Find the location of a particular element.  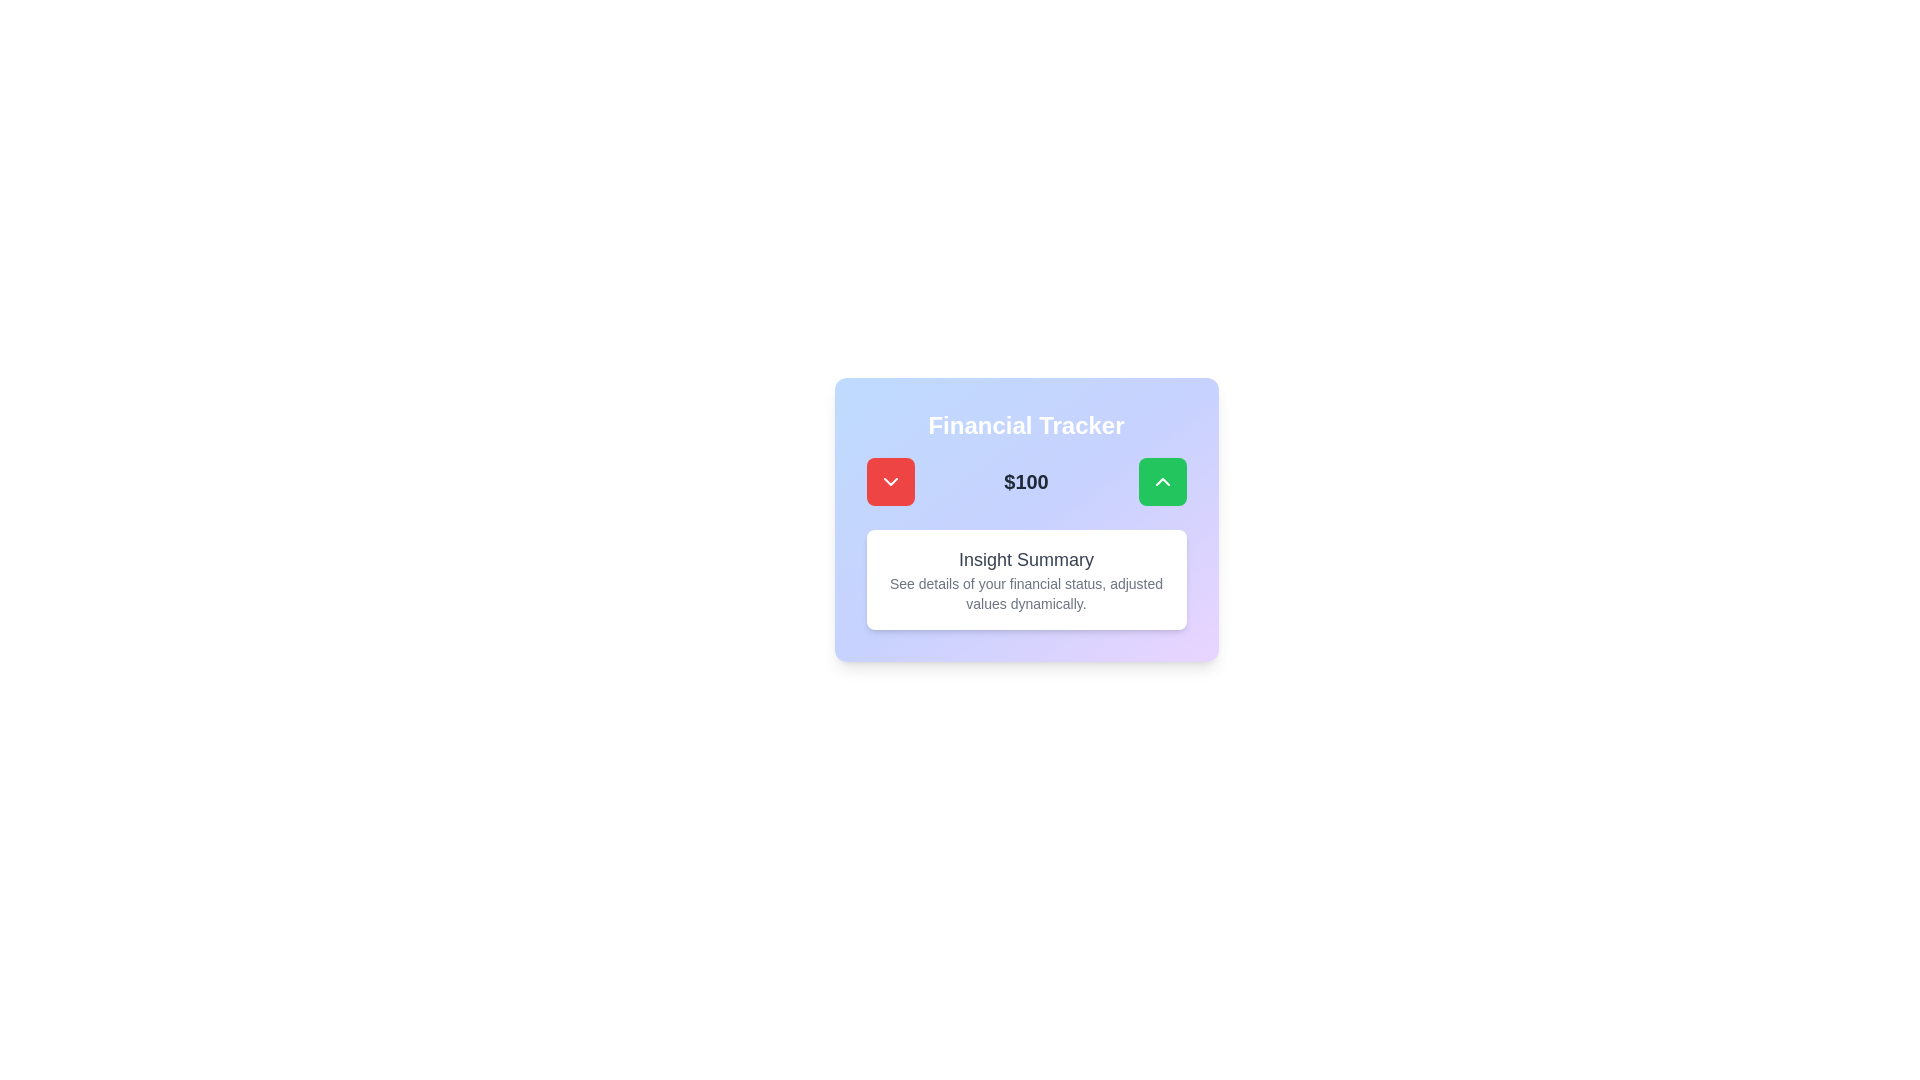

the static text component displaying 'See details of your financial status, adjusted values dynamically.' located within the card-like section beneath the heading 'Insight Summary' is located at coordinates (1026, 593).